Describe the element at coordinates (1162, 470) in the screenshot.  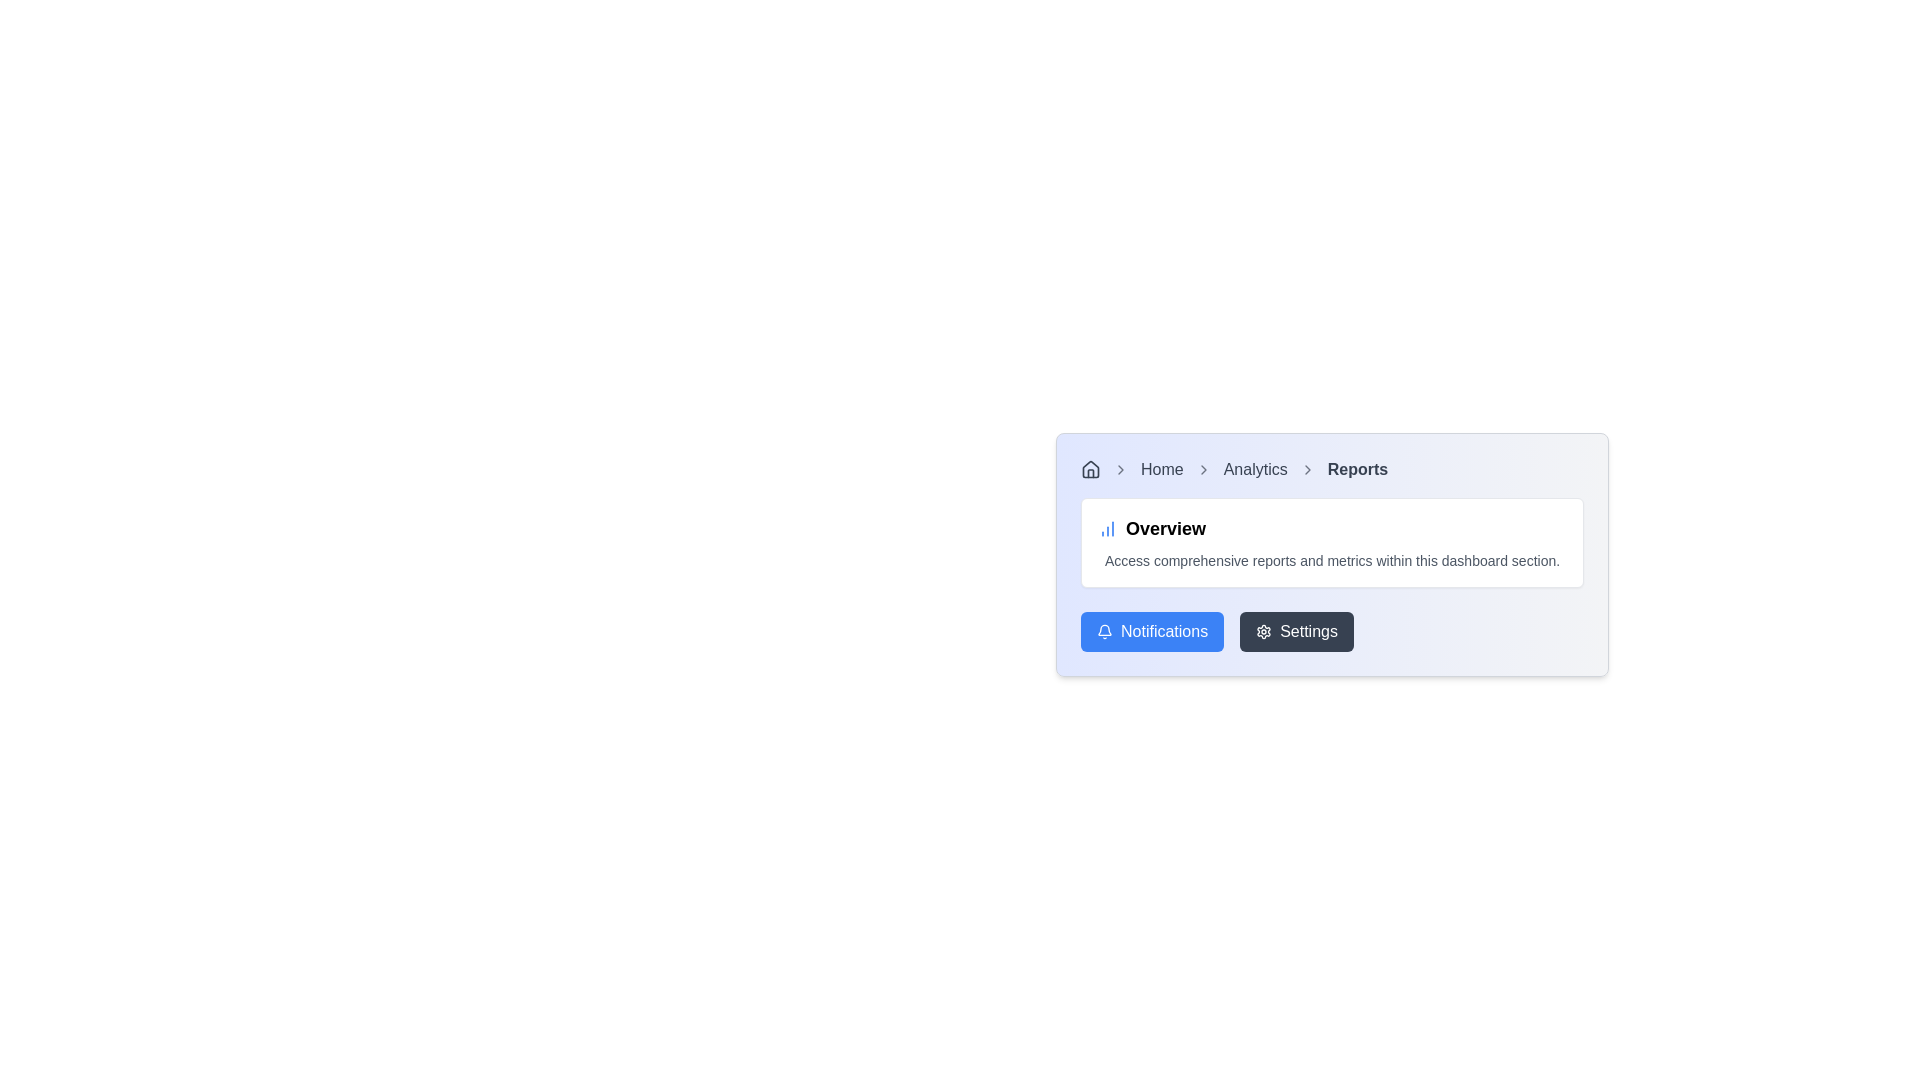
I see `the 'Home' text label in the breadcrumb navigation` at that location.